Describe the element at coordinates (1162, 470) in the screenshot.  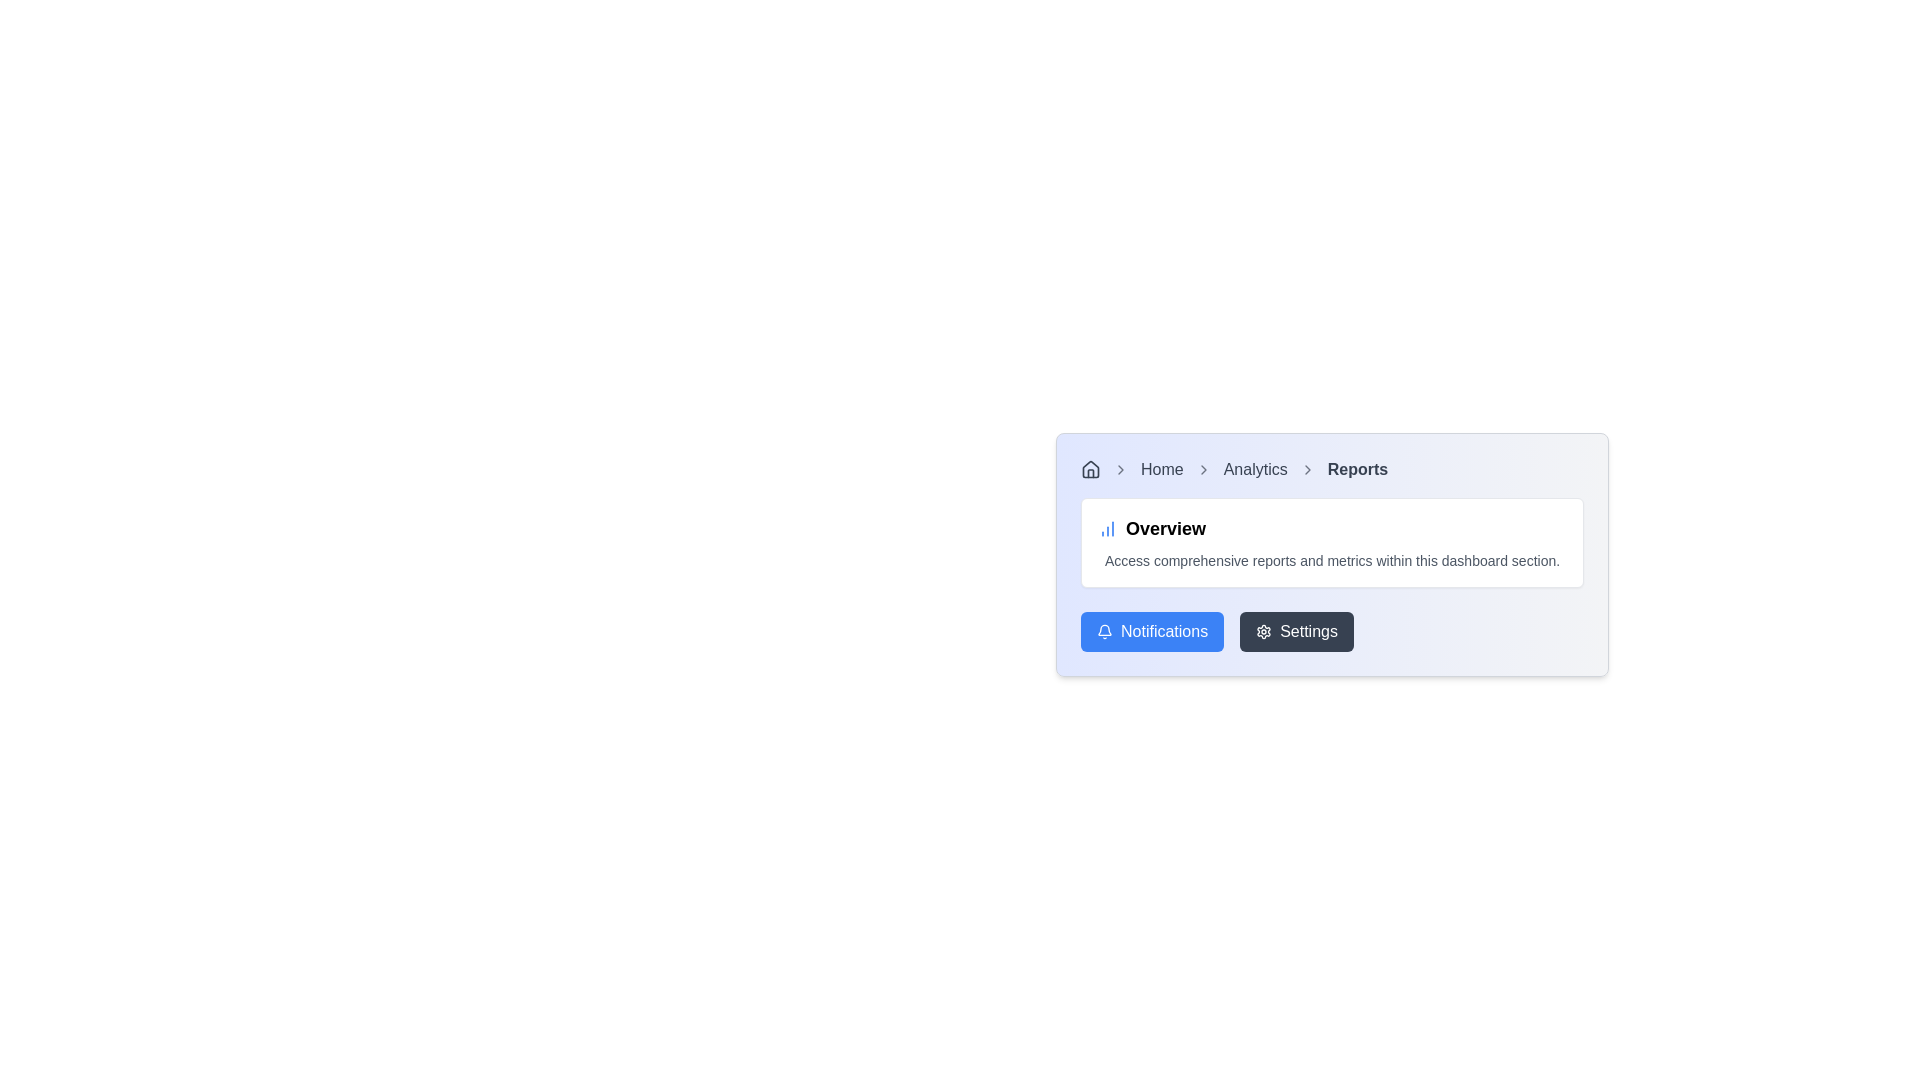
I see `the 'Home' text label in the breadcrumb navigation` at that location.